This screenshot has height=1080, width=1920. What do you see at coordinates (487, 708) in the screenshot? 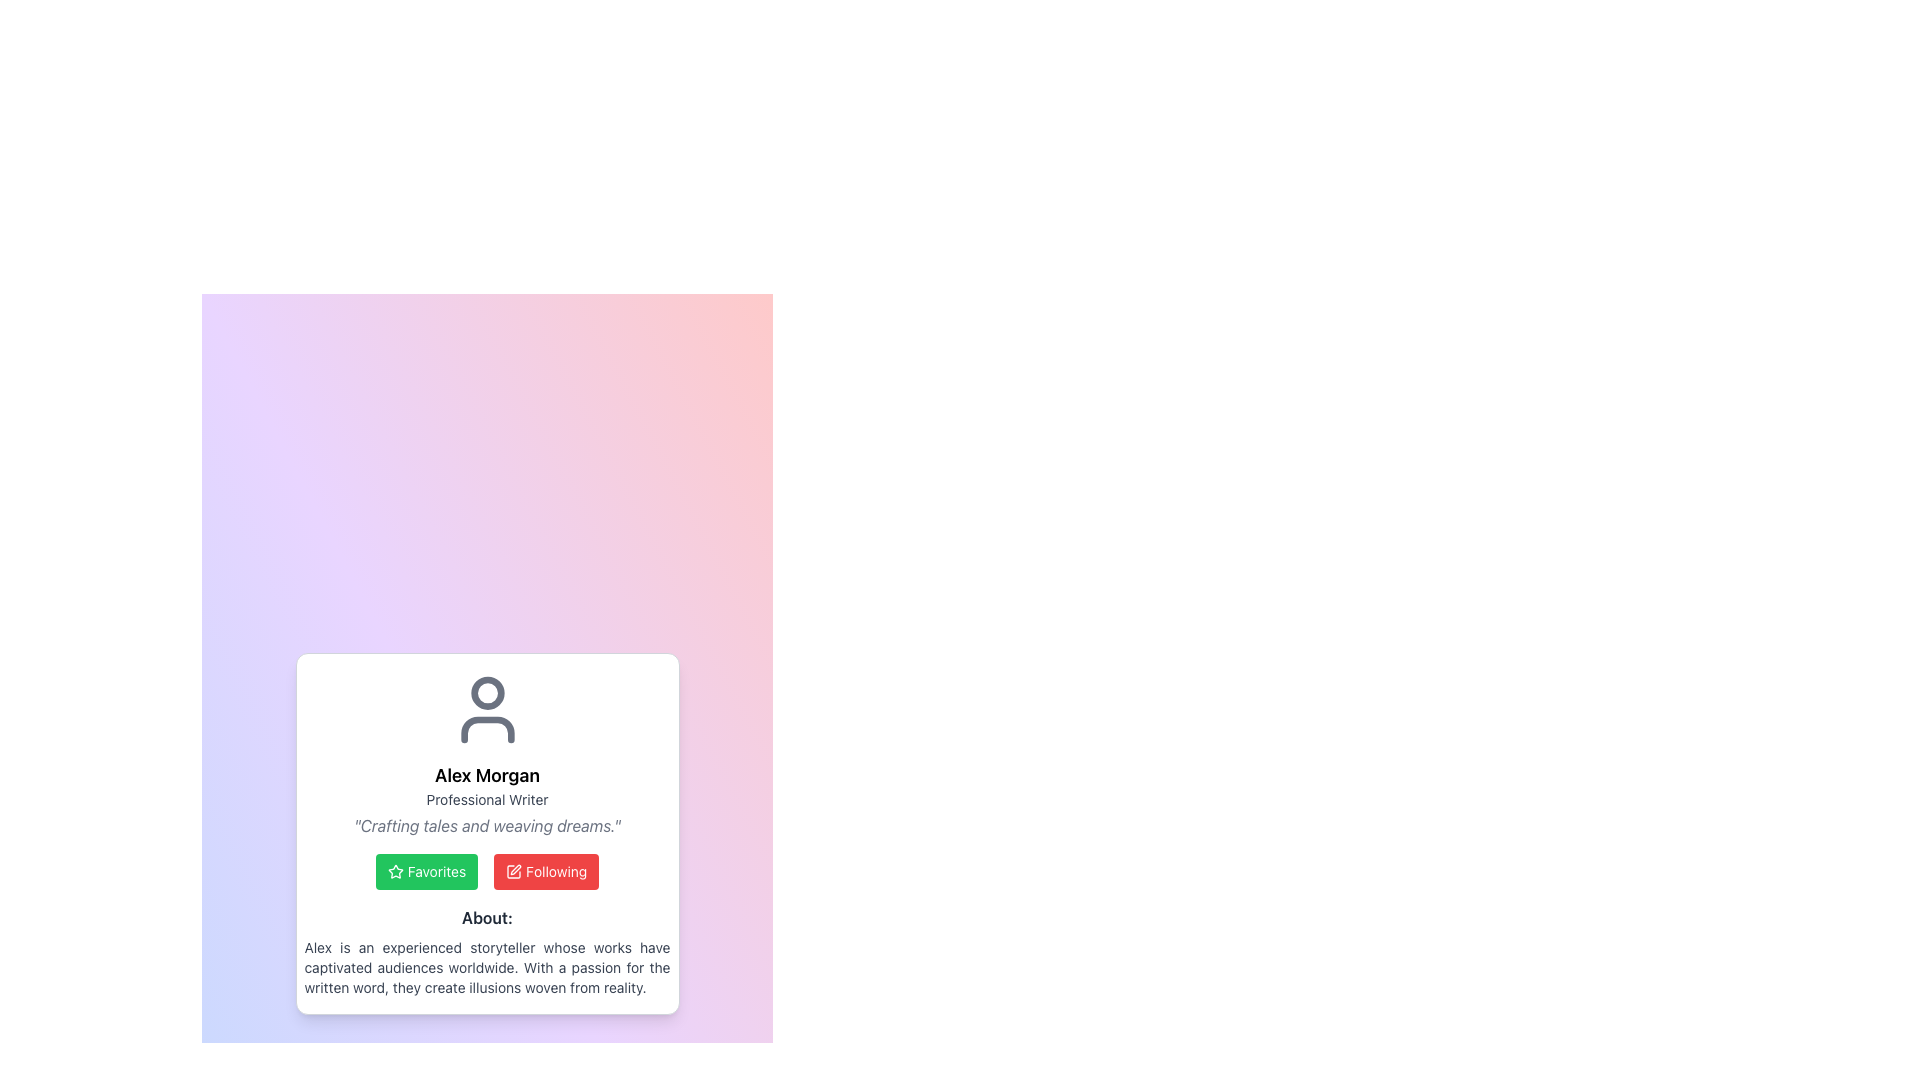
I see `the user account icon located in the upper central portion of the card, directly above the text 'Alex Morgan'` at bounding box center [487, 708].